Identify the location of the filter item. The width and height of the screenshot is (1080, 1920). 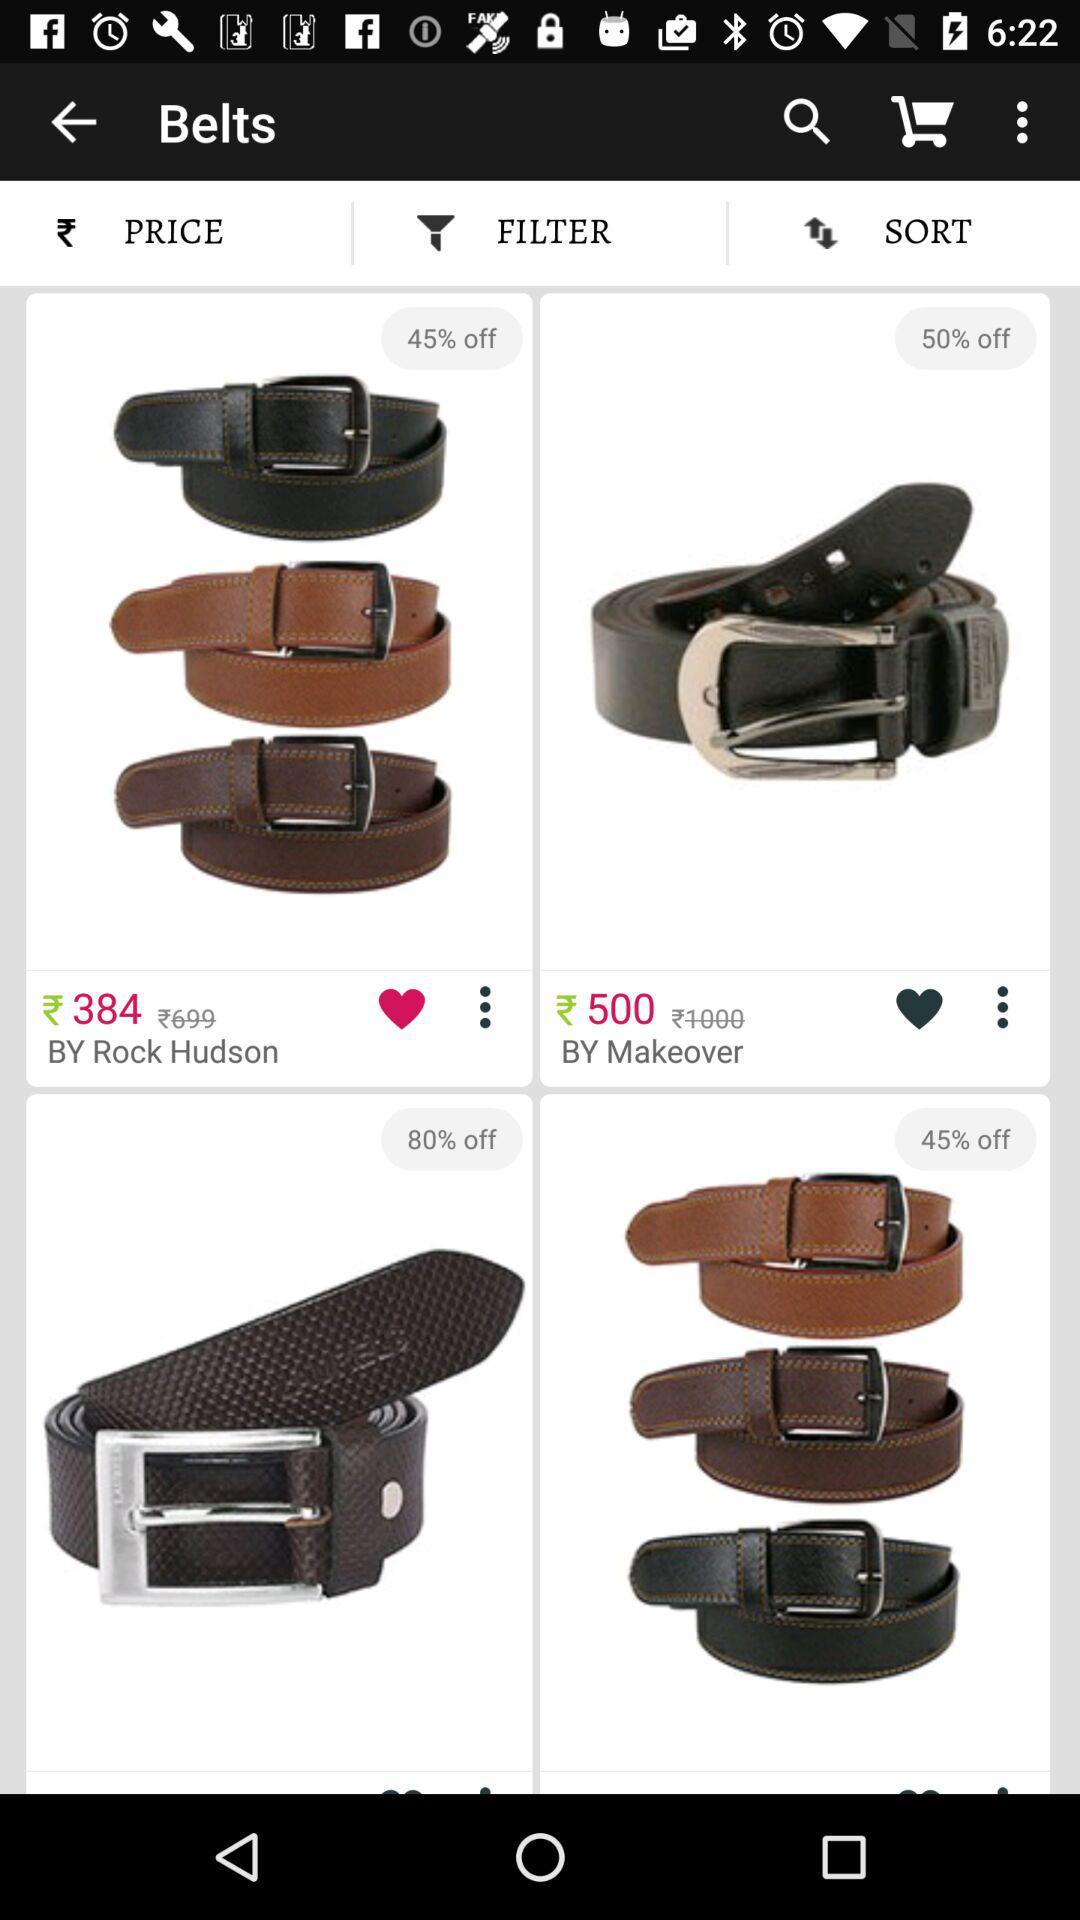
(540, 233).